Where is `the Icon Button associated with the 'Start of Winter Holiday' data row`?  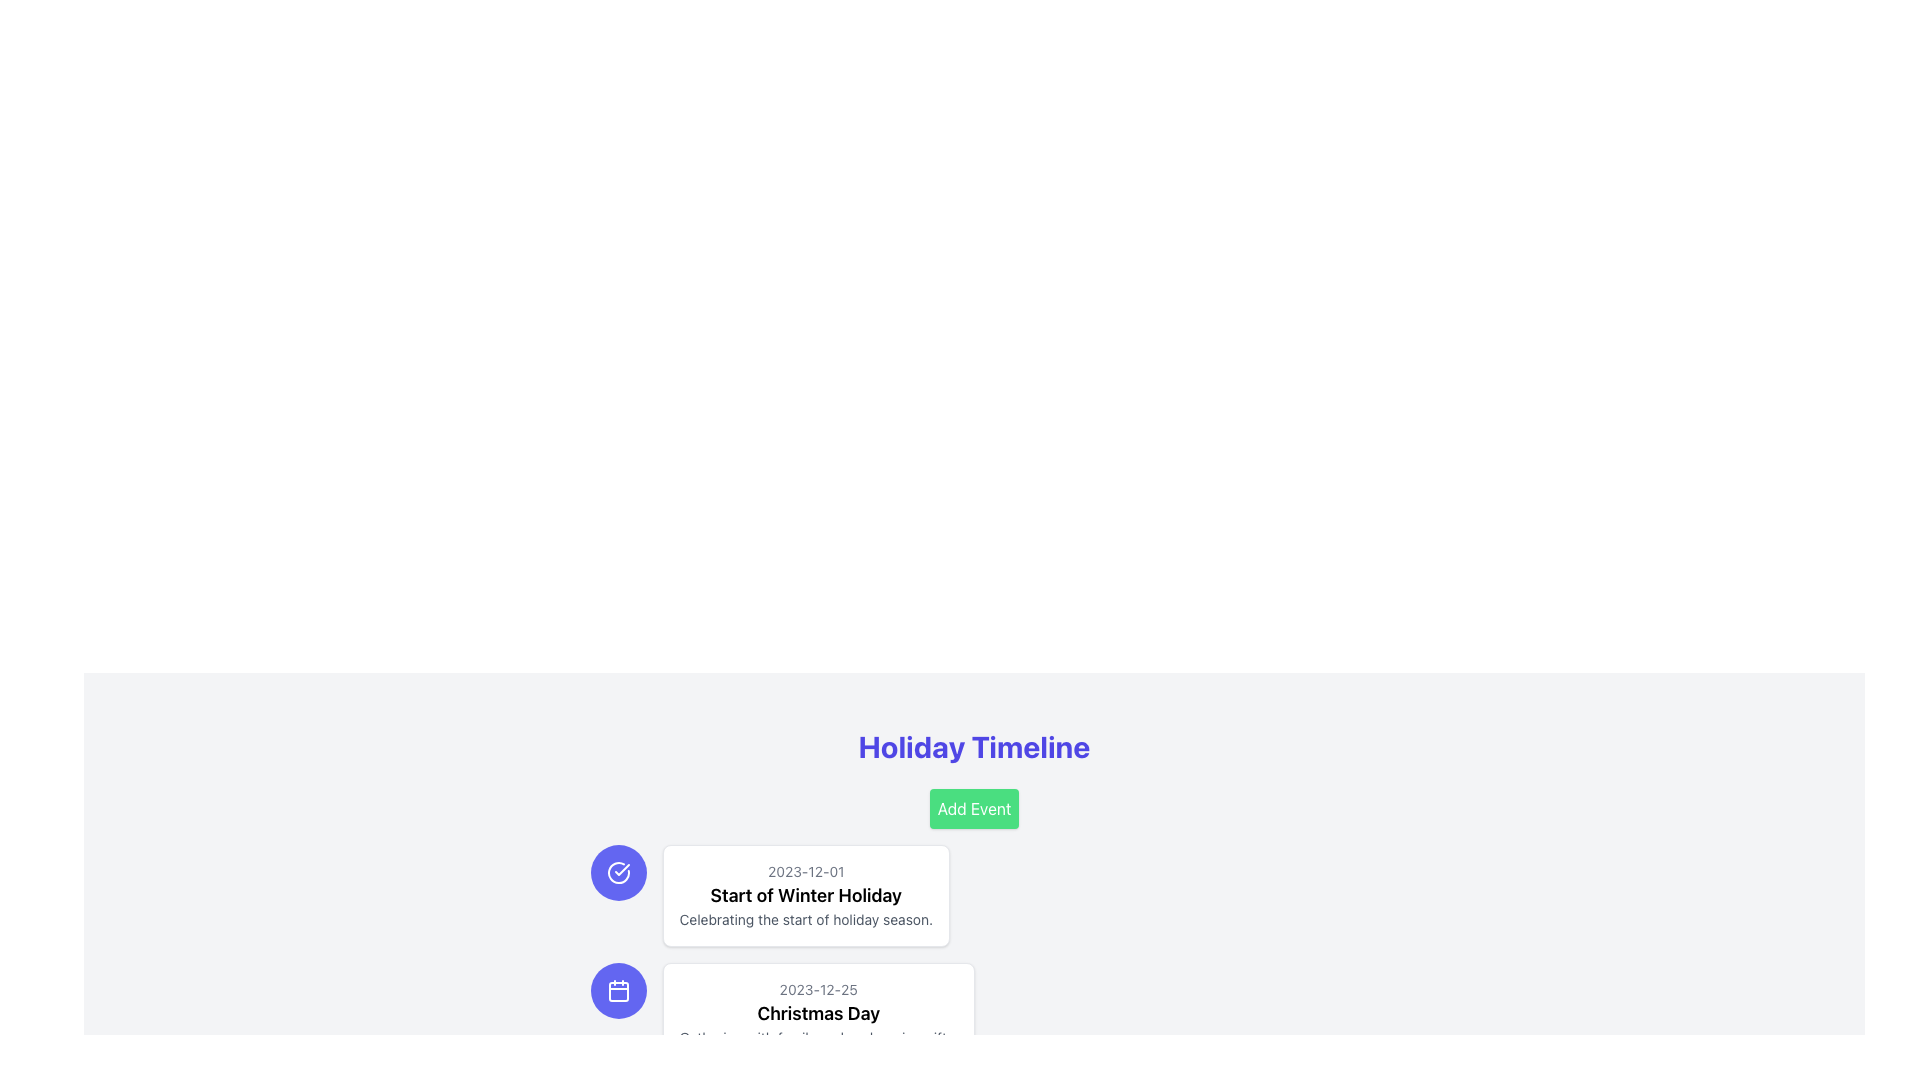 the Icon Button associated with the 'Start of Winter Holiday' data row is located at coordinates (617, 871).